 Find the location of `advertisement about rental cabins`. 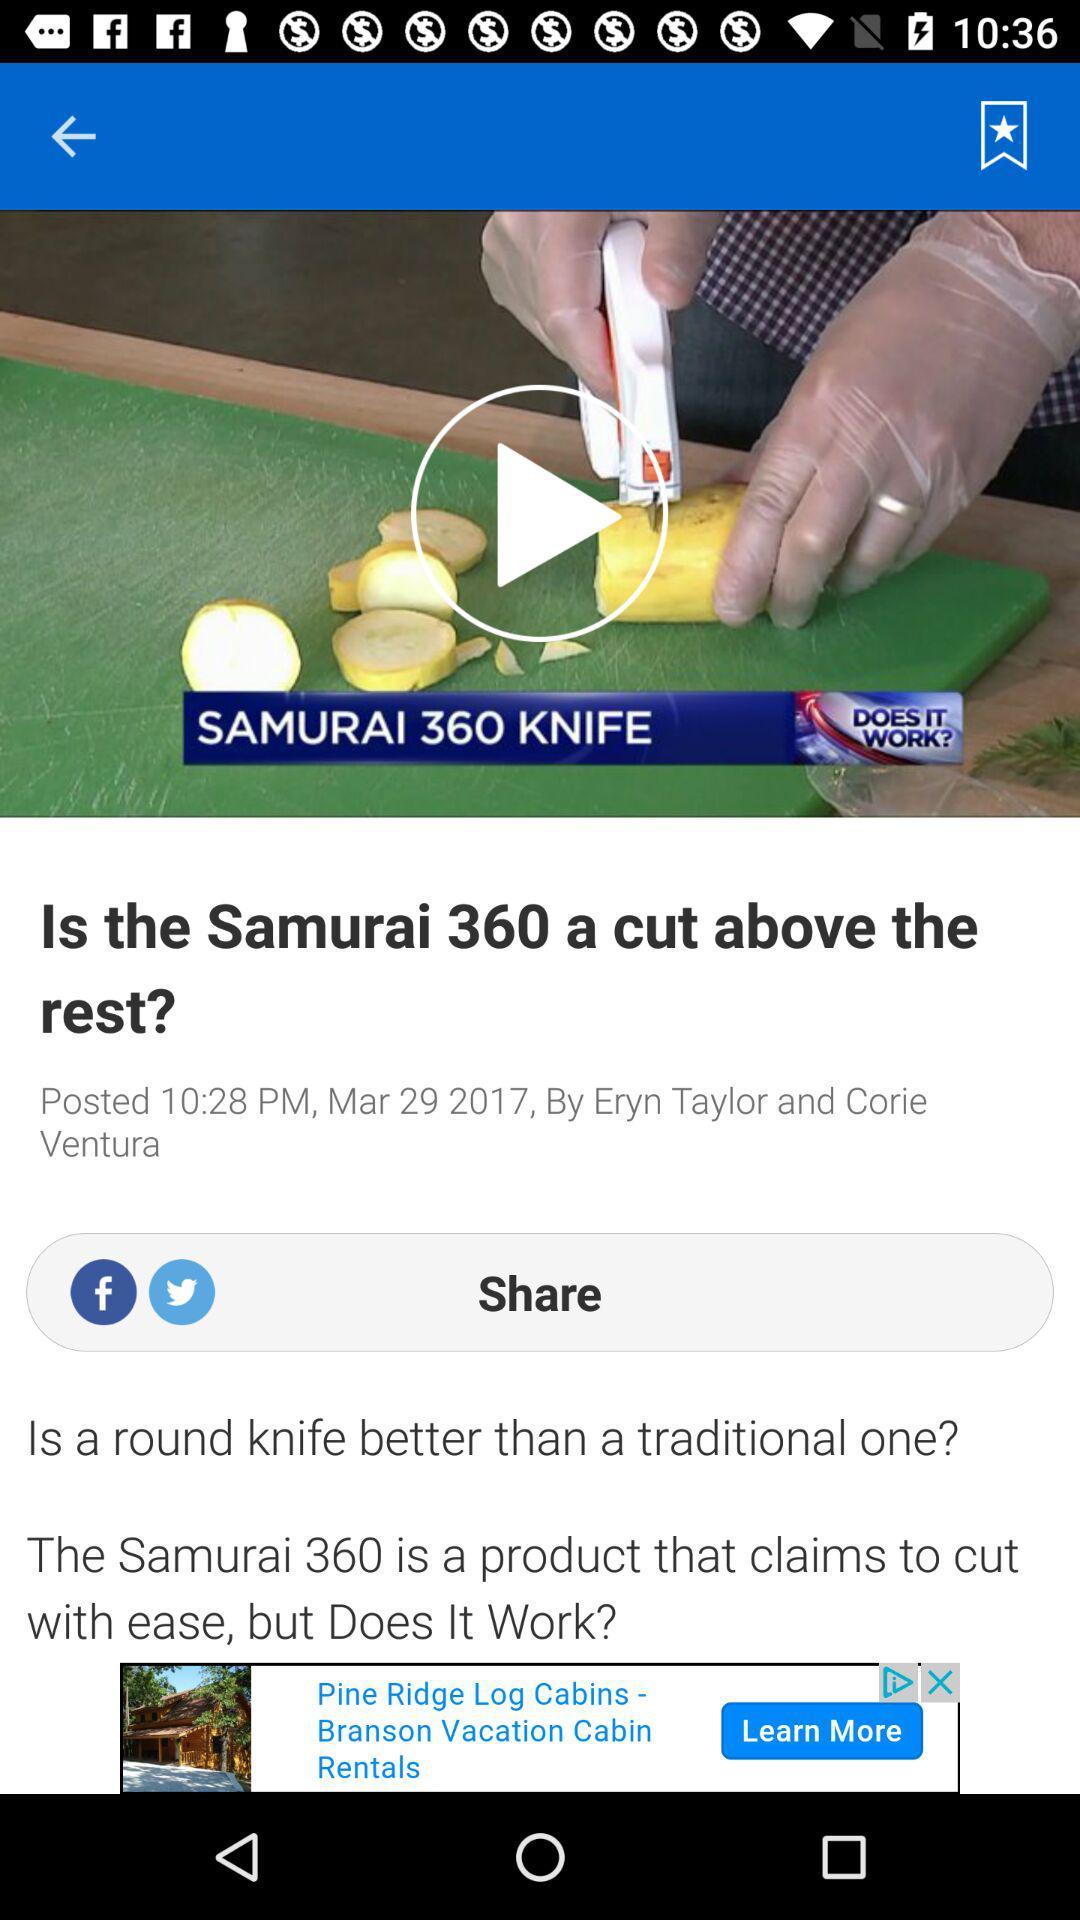

advertisement about rental cabins is located at coordinates (540, 1727).